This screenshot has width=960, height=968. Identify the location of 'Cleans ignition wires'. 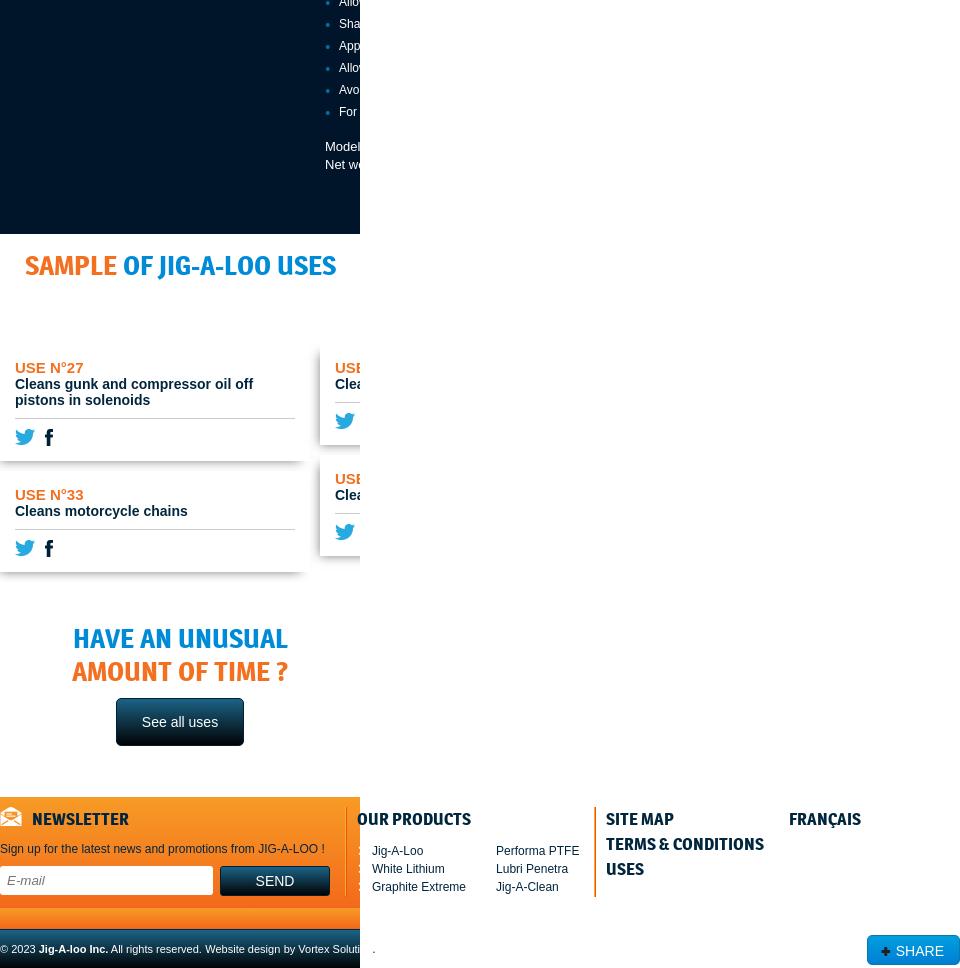
(335, 495).